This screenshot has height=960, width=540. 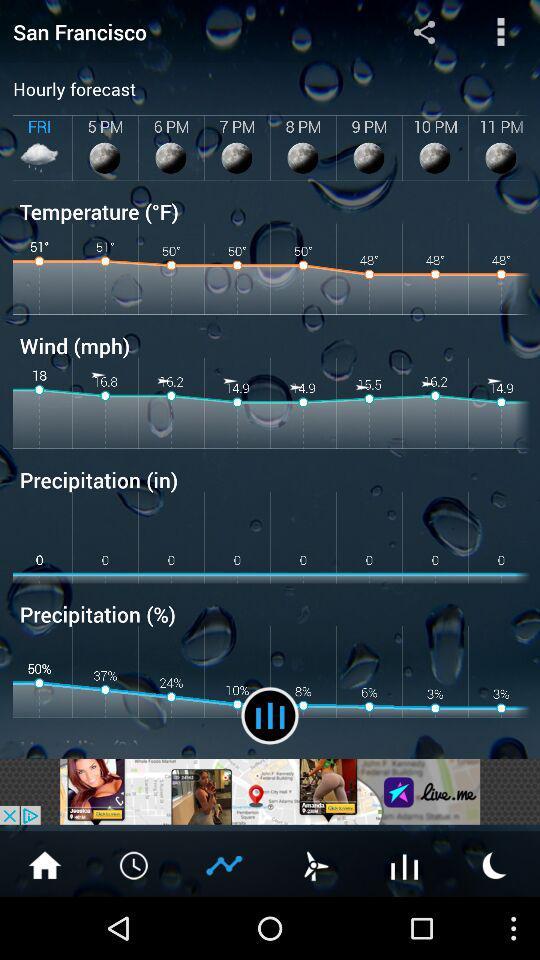 What do you see at coordinates (44, 863) in the screenshot?
I see `home` at bounding box center [44, 863].